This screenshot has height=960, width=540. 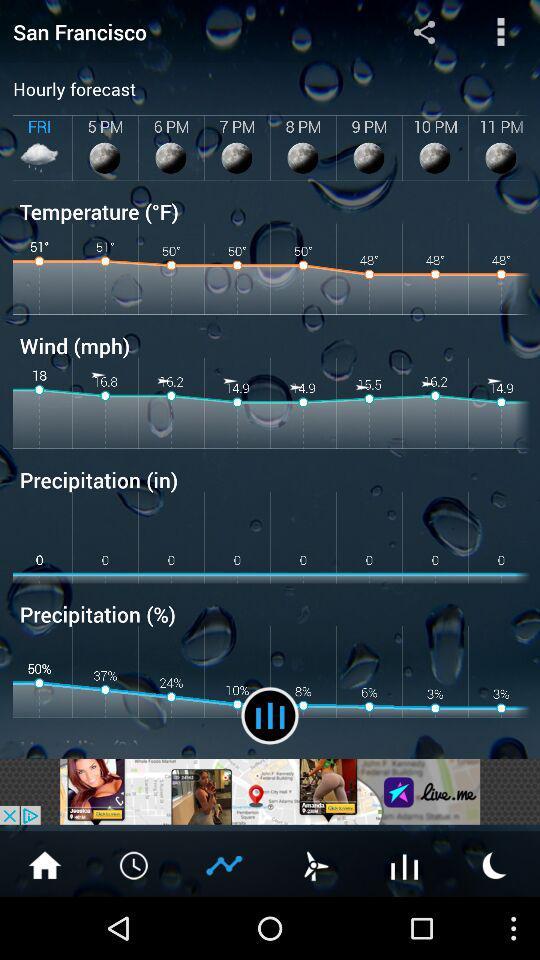 What do you see at coordinates (44, 863) in the screenshot?
I see `home` at bounding box center [44, 863].